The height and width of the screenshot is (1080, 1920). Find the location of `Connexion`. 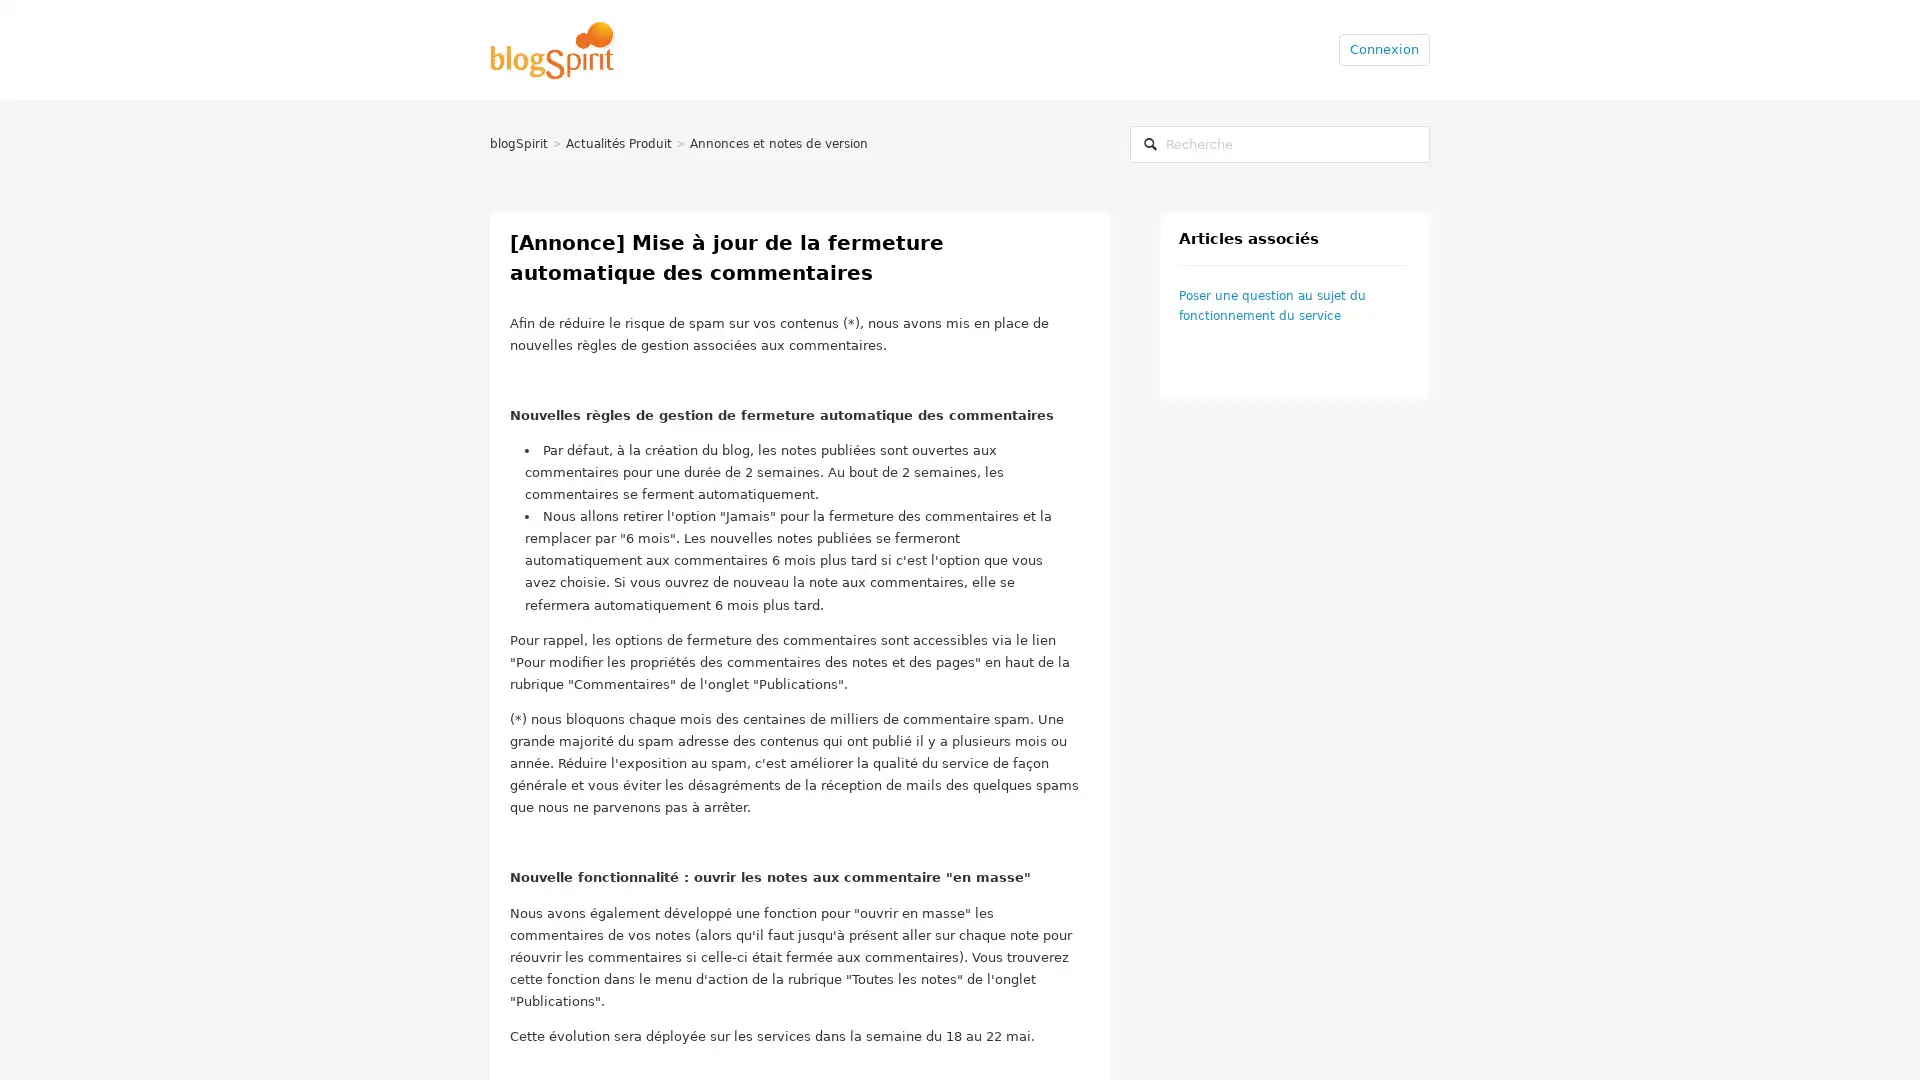

Connexion is located at coordinates (1383, 48).